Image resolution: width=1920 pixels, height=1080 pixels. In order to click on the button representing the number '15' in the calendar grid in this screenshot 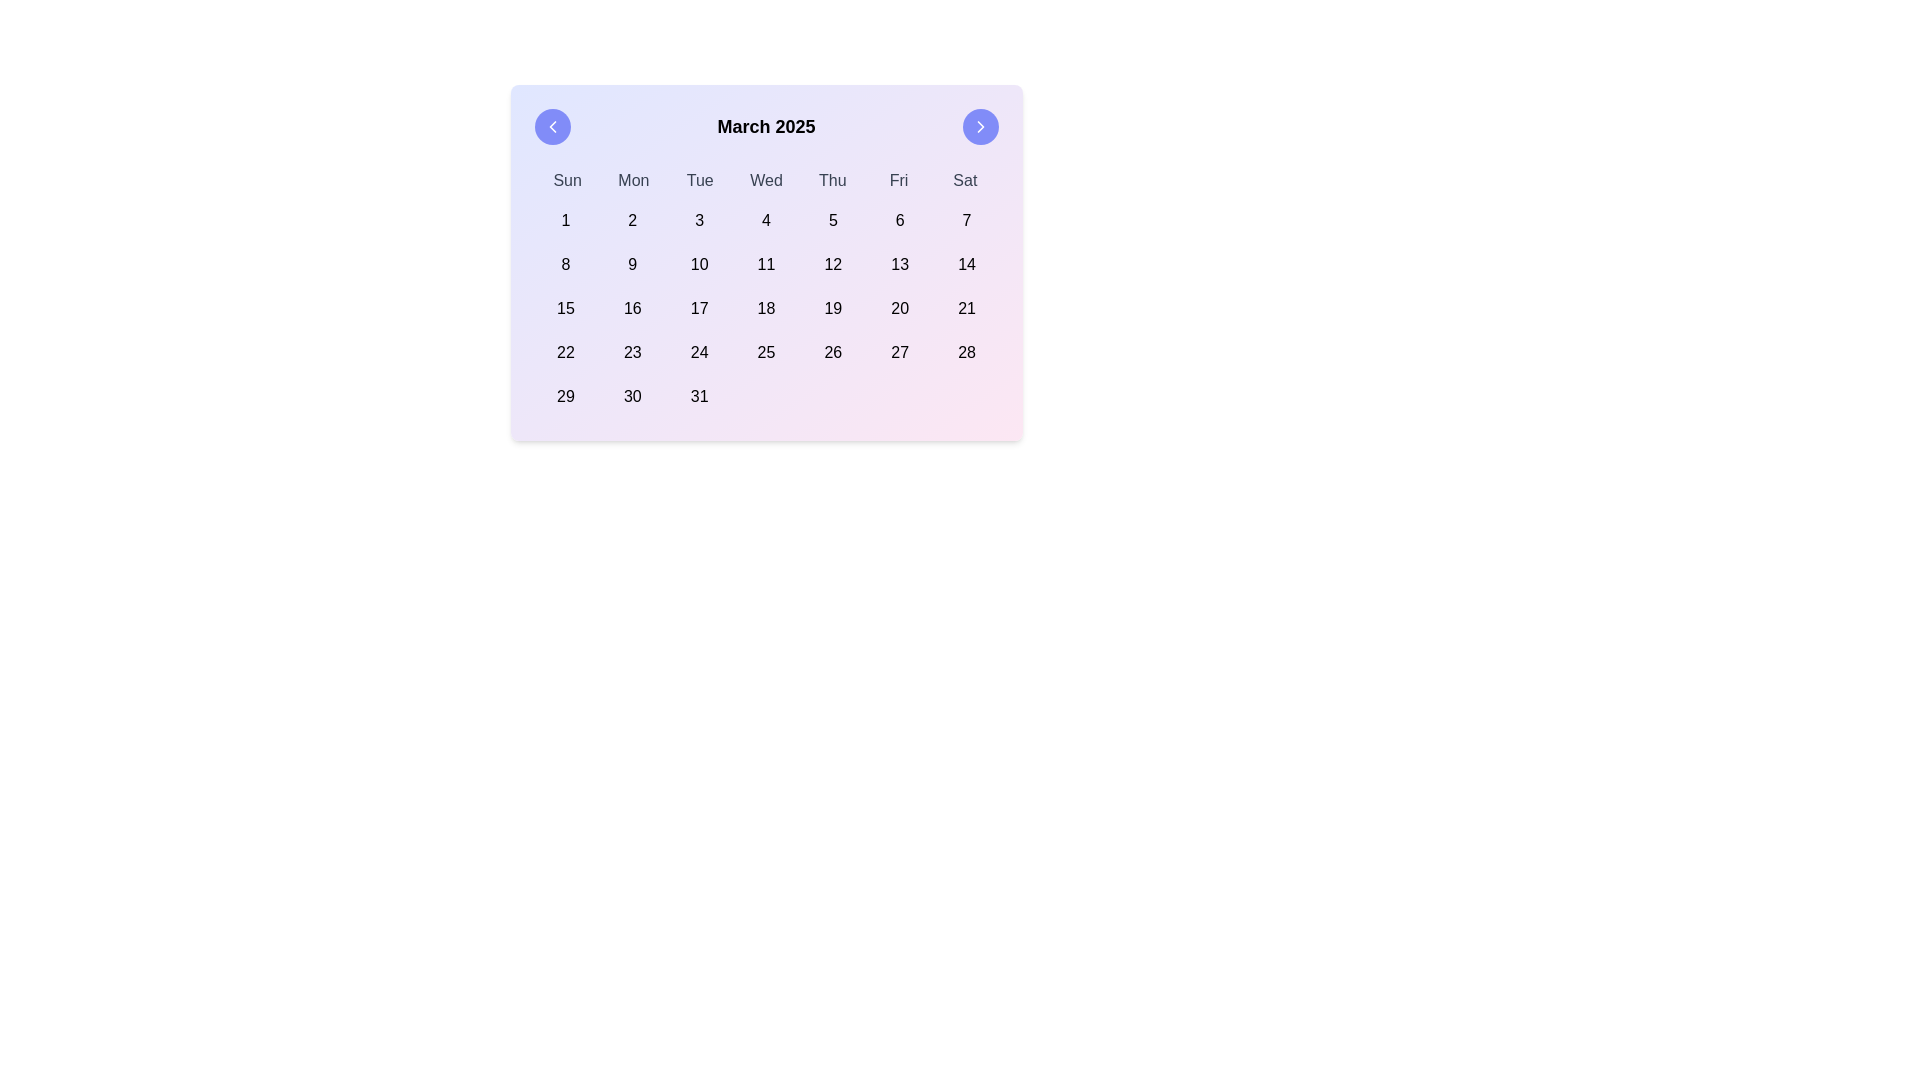, I will do `click(564, 308)`.